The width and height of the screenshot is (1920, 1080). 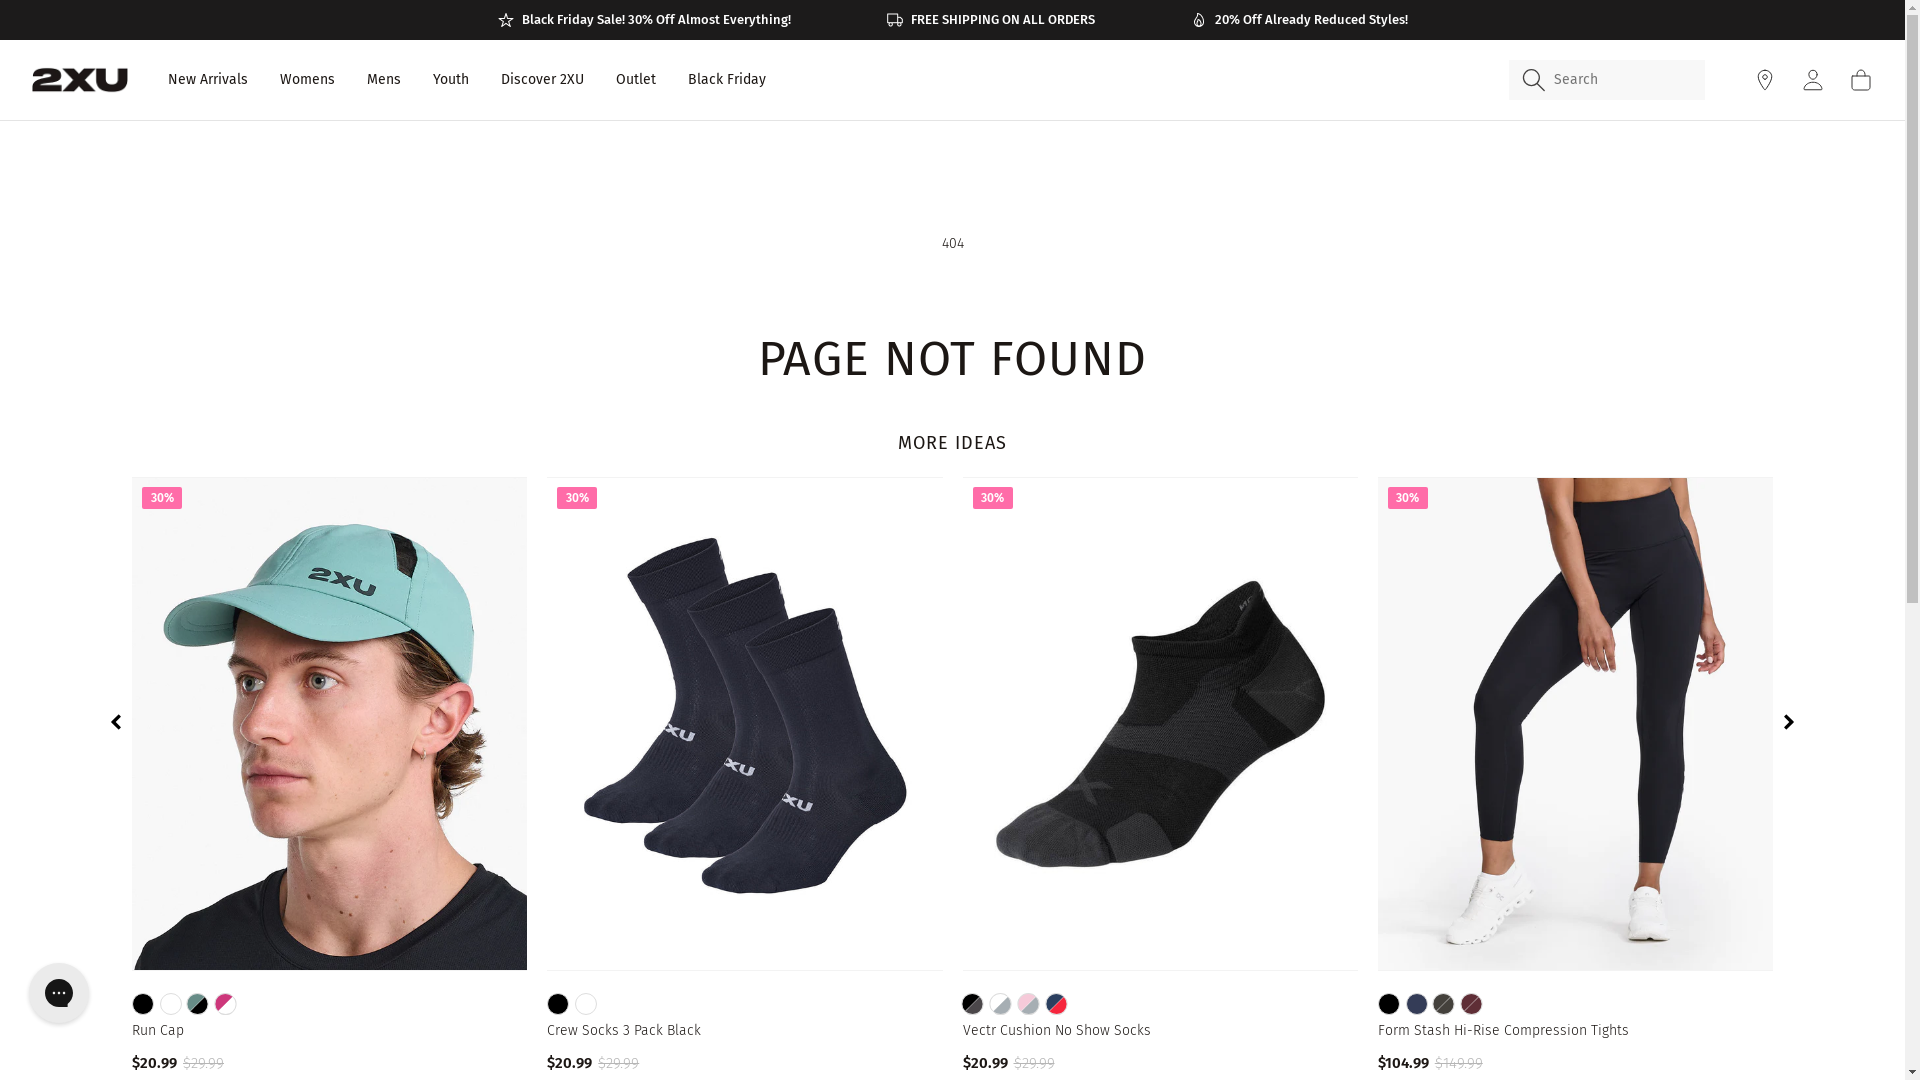 I want to click on 'Form Stash Hi-Rise Compression Tights', so click(x=1574, y=1030).